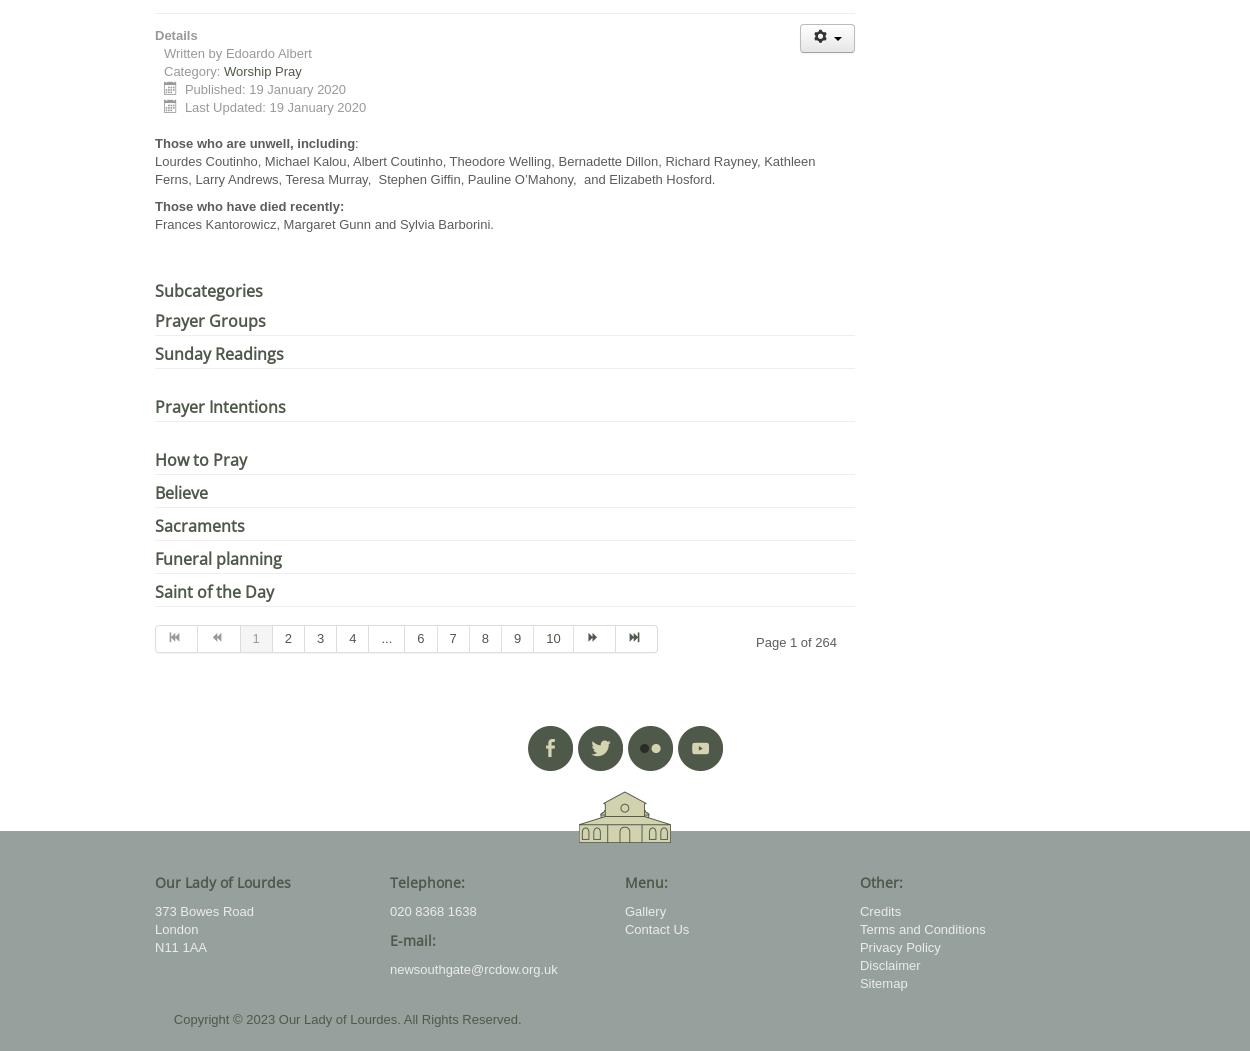 This screenshot has width=1250, height=1051. What do you see at coordinates (796, 641) in the screenshot?
I see `'Page 1 of 264'` at bounding box center [796, 641].